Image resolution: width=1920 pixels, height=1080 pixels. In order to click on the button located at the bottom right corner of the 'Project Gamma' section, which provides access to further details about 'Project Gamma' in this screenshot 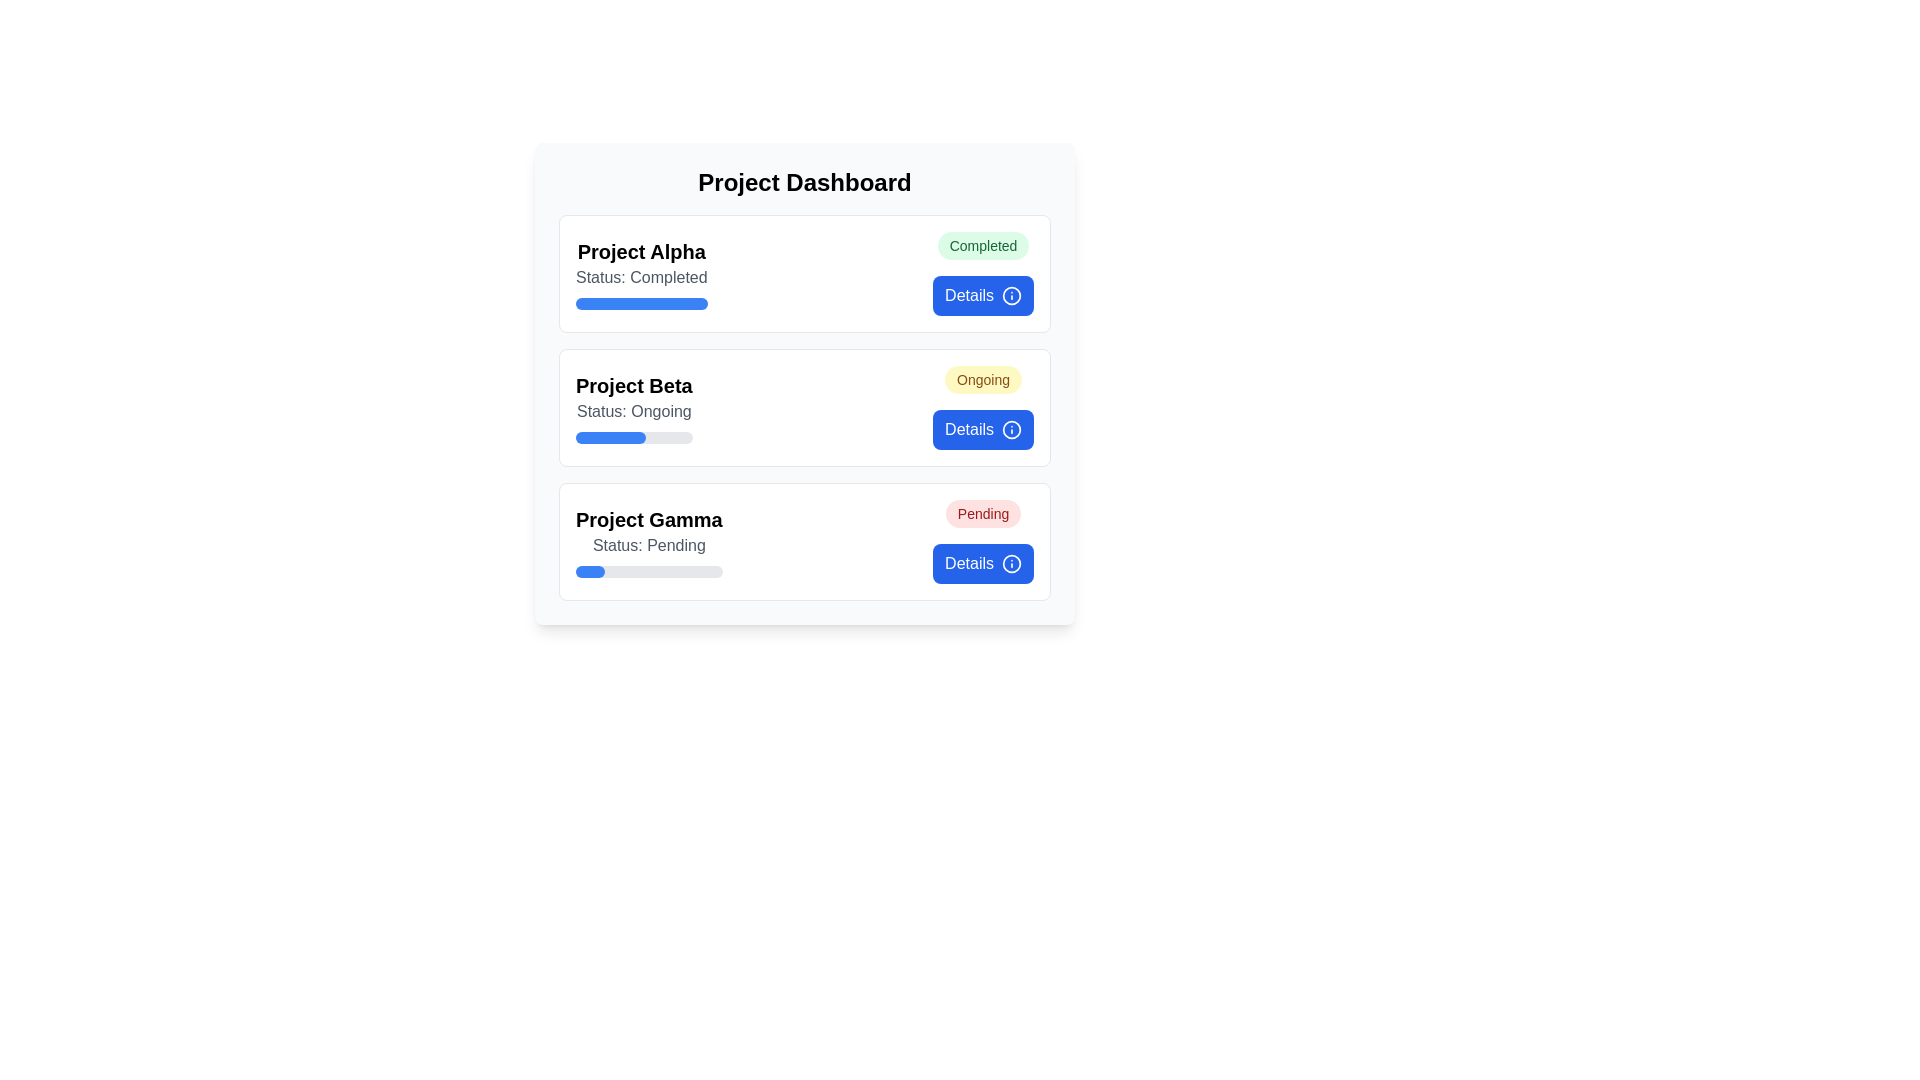, I will do `click(983, 563)`.